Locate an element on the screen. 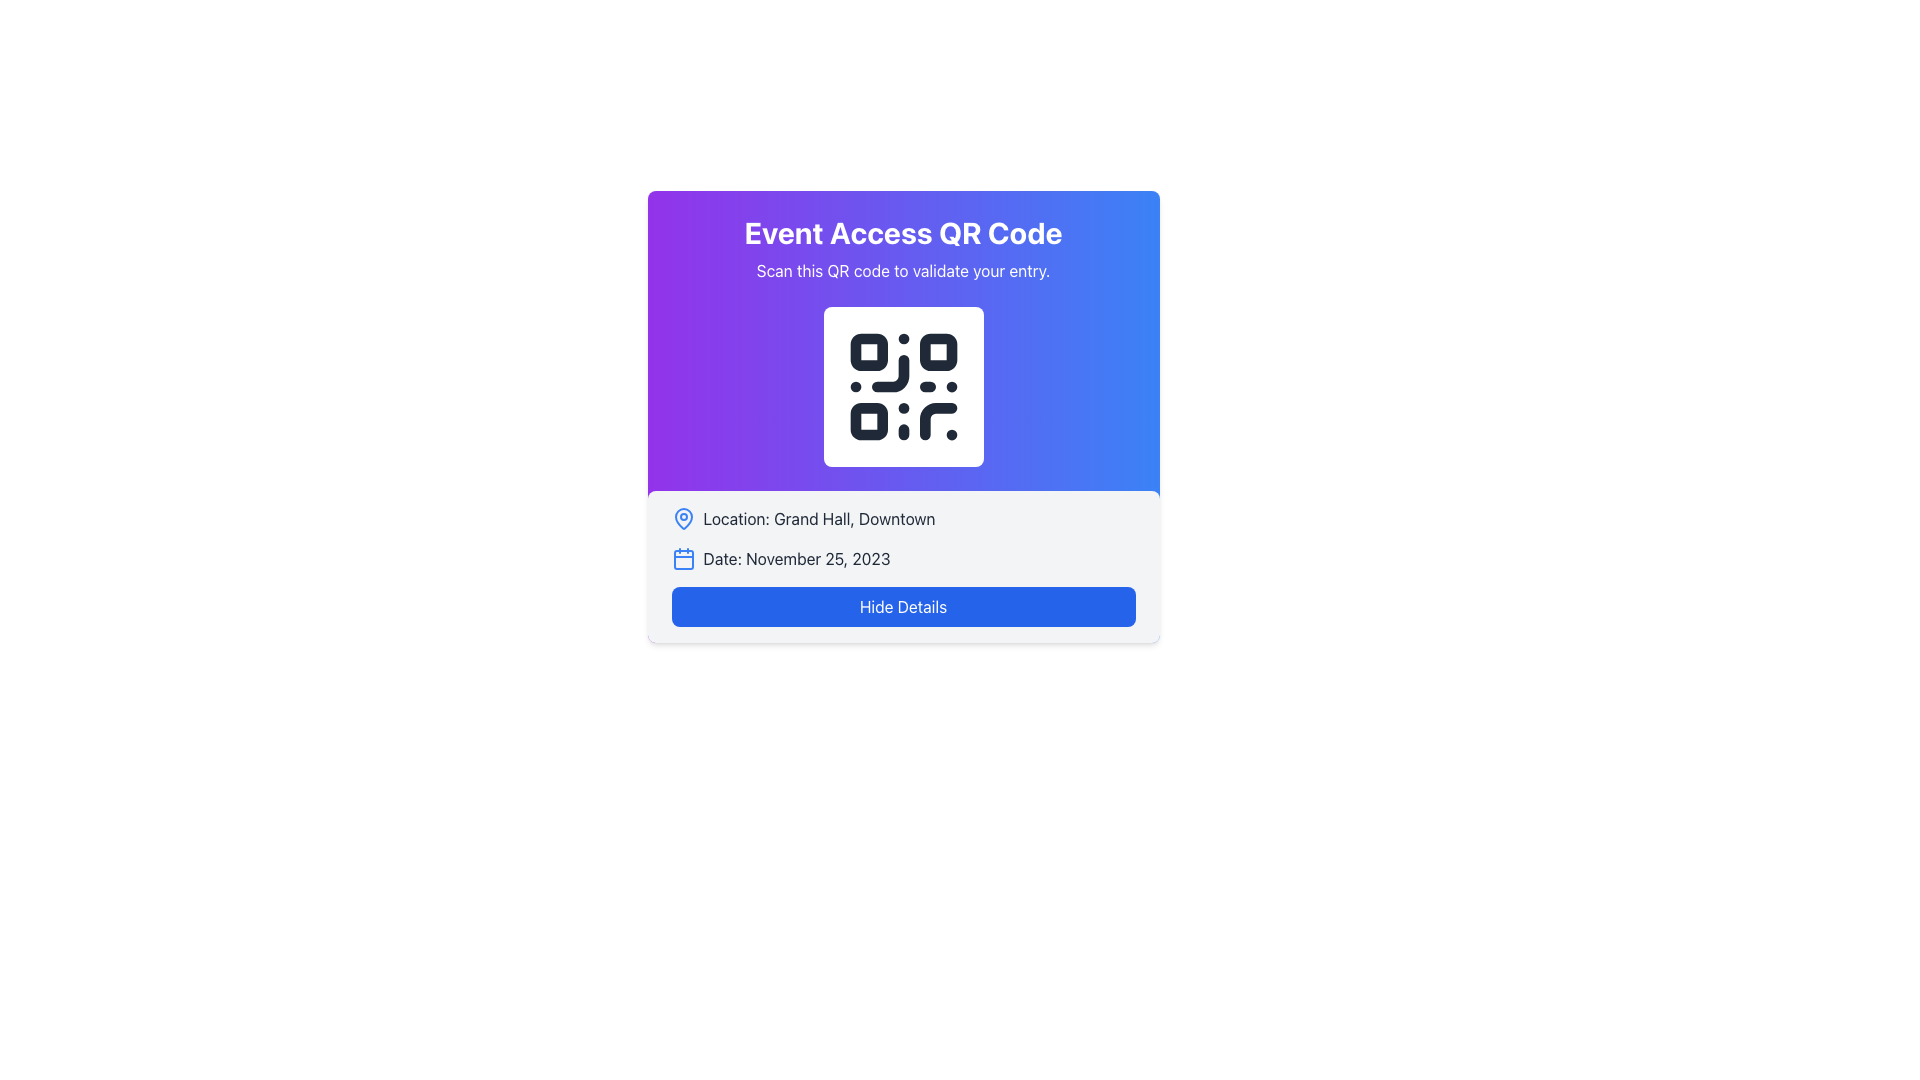 This screenshot has height=1080, width=1920. the text label indicating the event's location as 'Grand Hall, Downtown', which is situated directly beneath the QR code and above the 'Date: November 25, 2023' text is located at coordinates (902, 518).